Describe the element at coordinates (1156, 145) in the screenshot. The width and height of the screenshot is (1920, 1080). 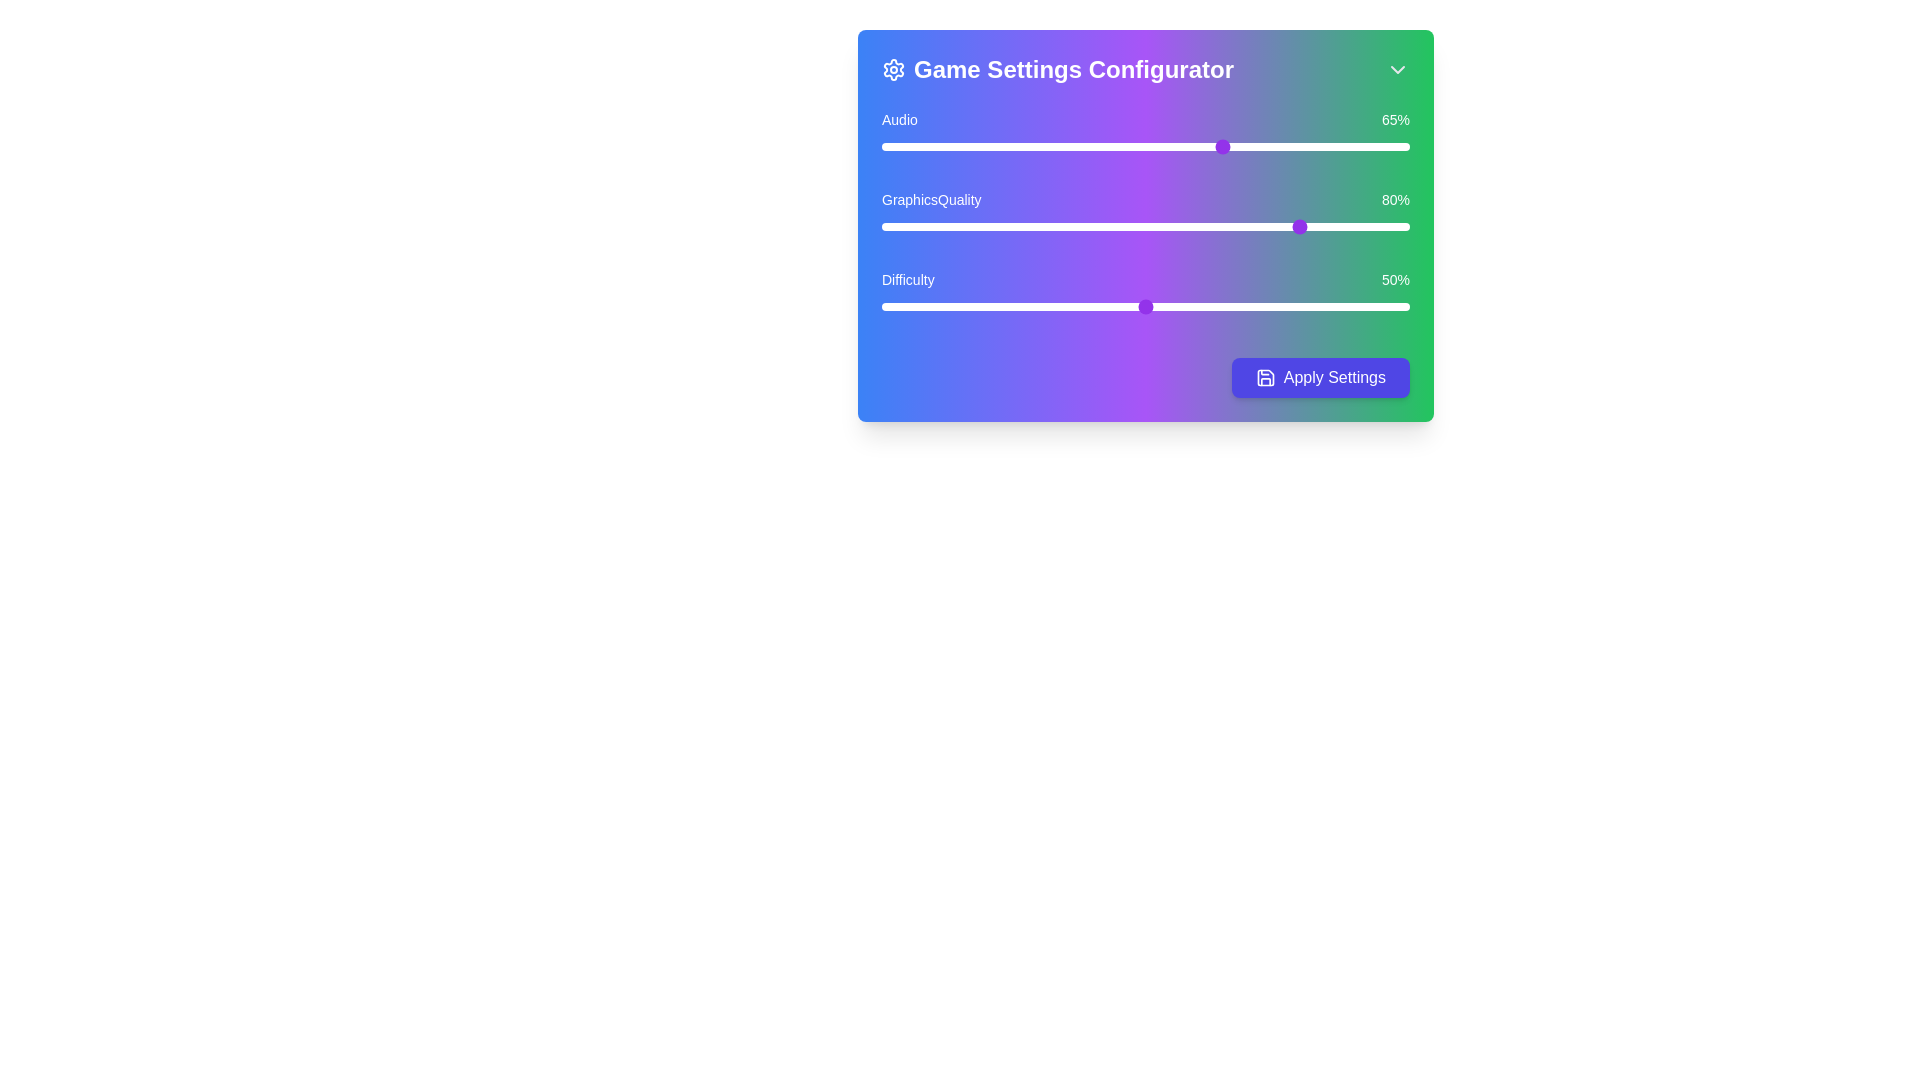
I see `the audio slider` at that location.